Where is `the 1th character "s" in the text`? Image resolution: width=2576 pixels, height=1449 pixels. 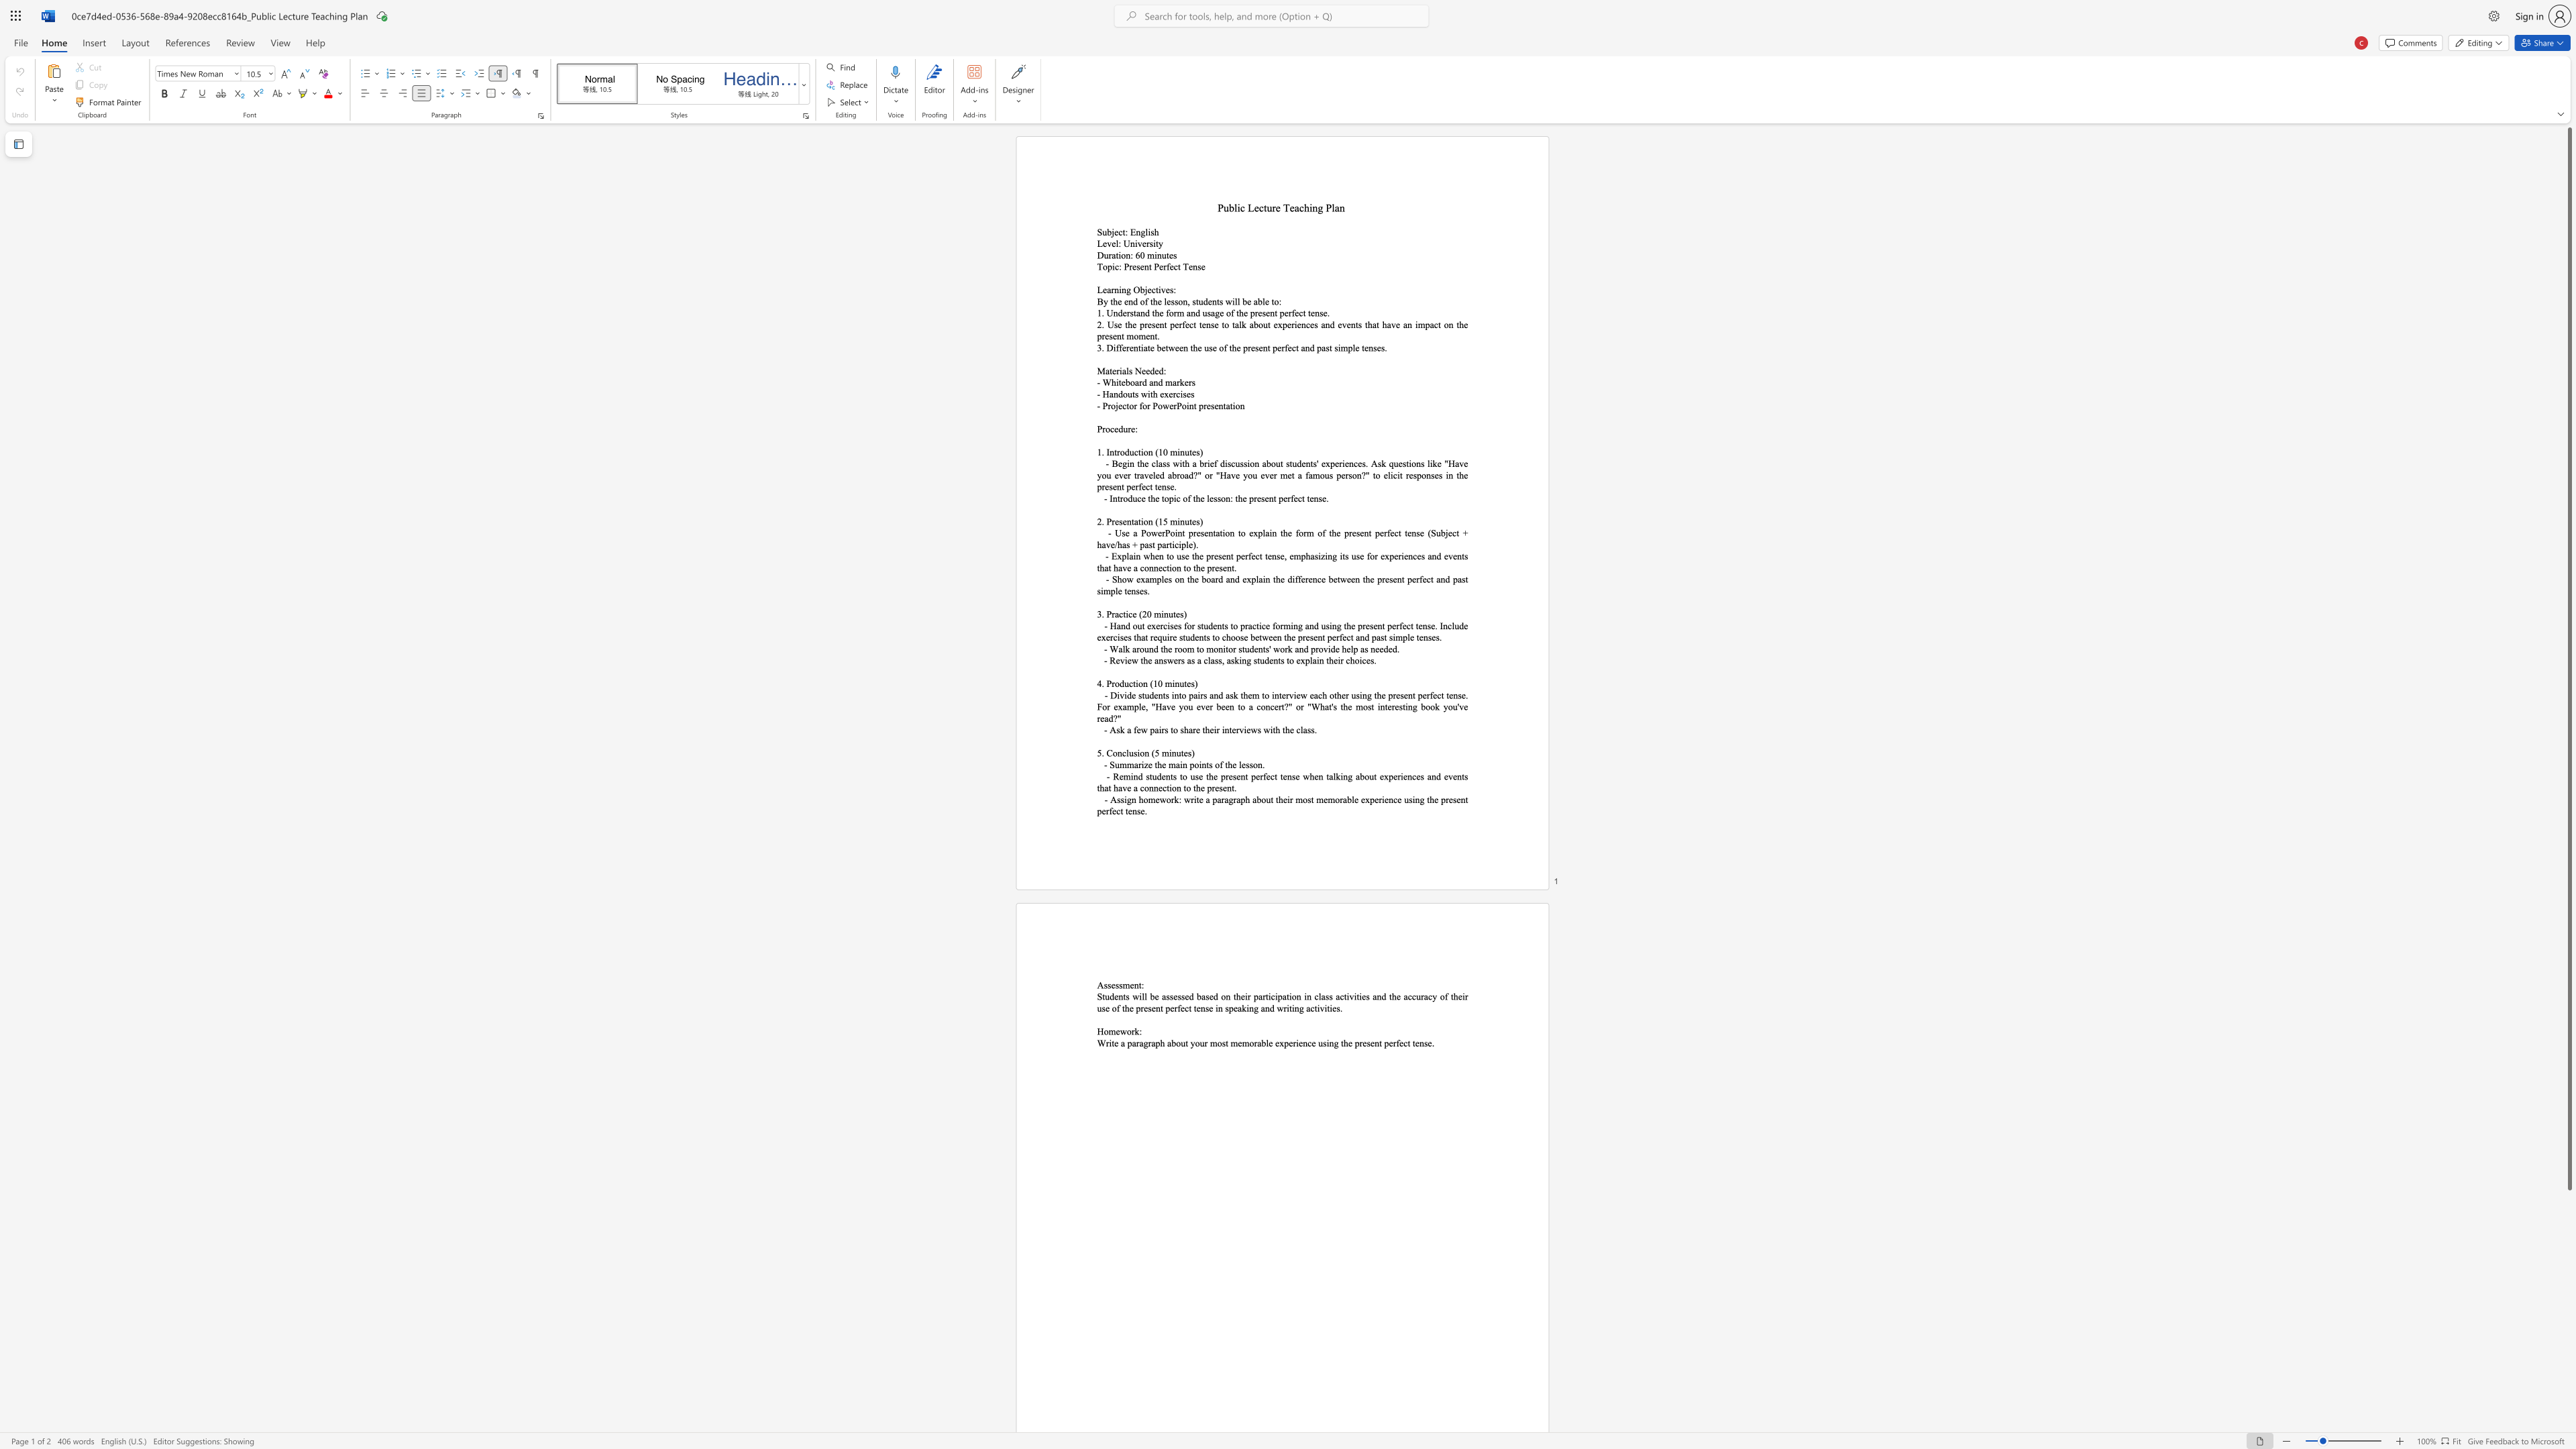
the 1th character "s" in the text is located at coordinates (1129, 370).